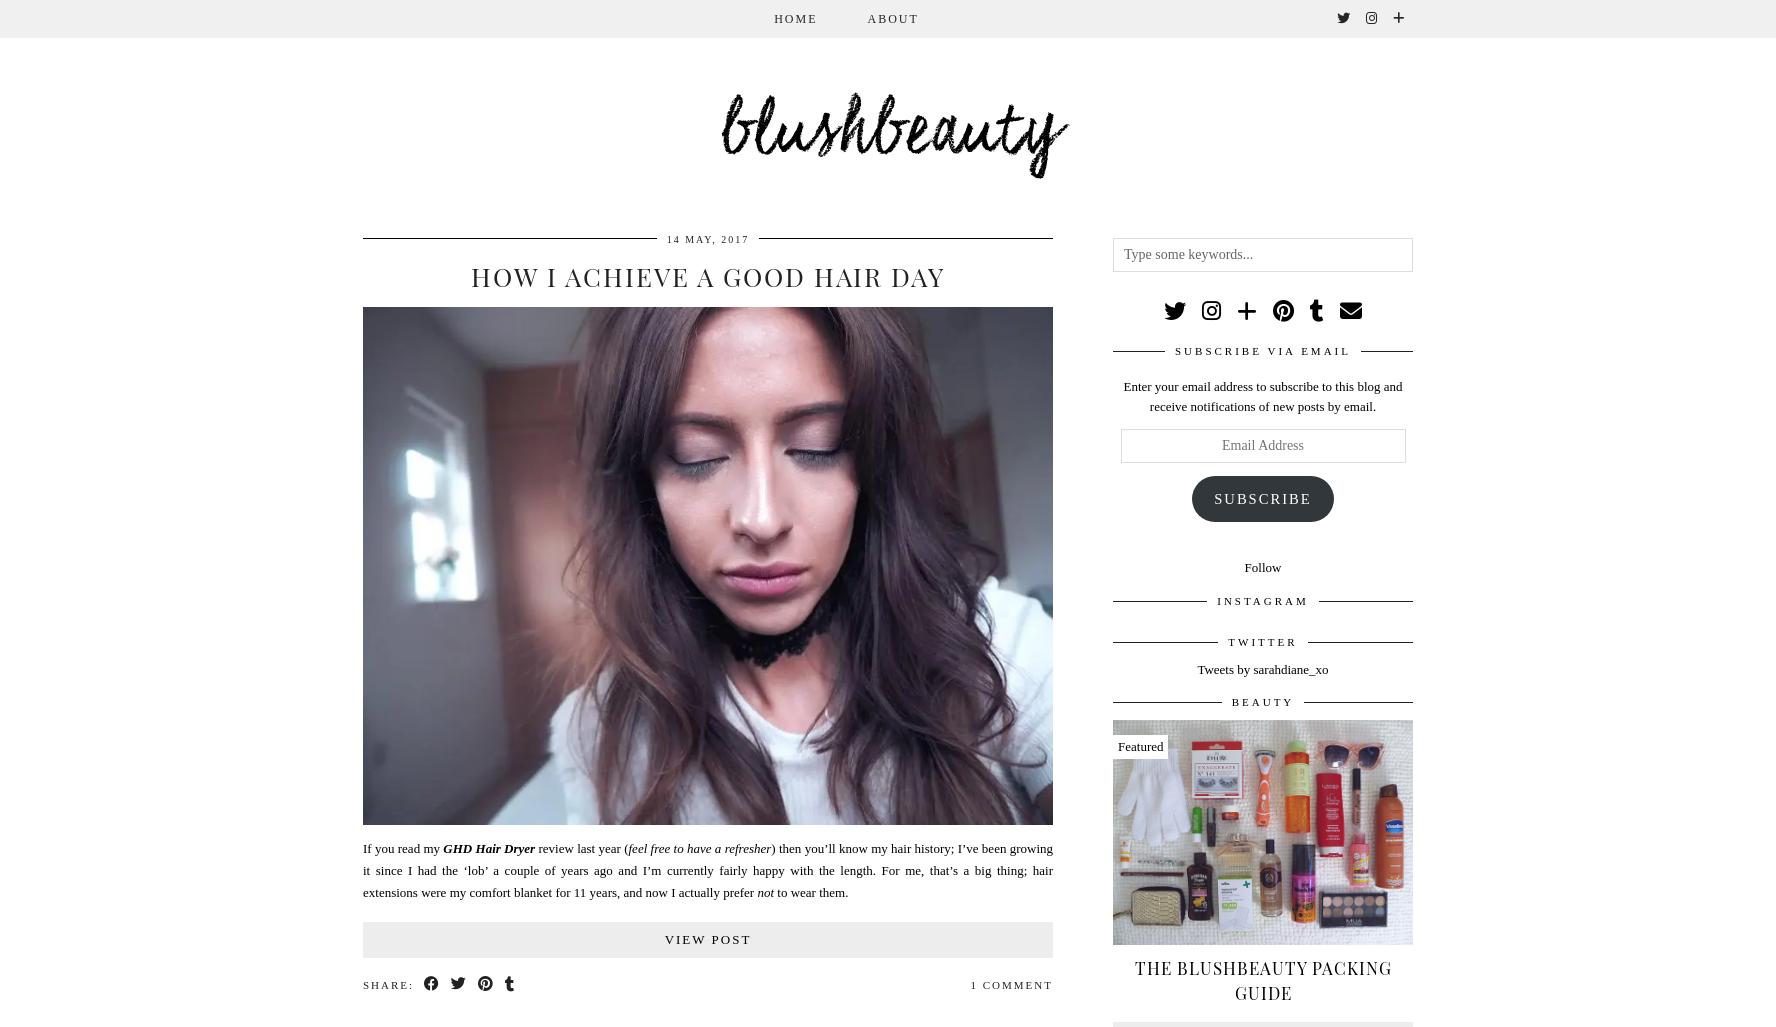  I want to click on 'If you read my', so click(402, 847).